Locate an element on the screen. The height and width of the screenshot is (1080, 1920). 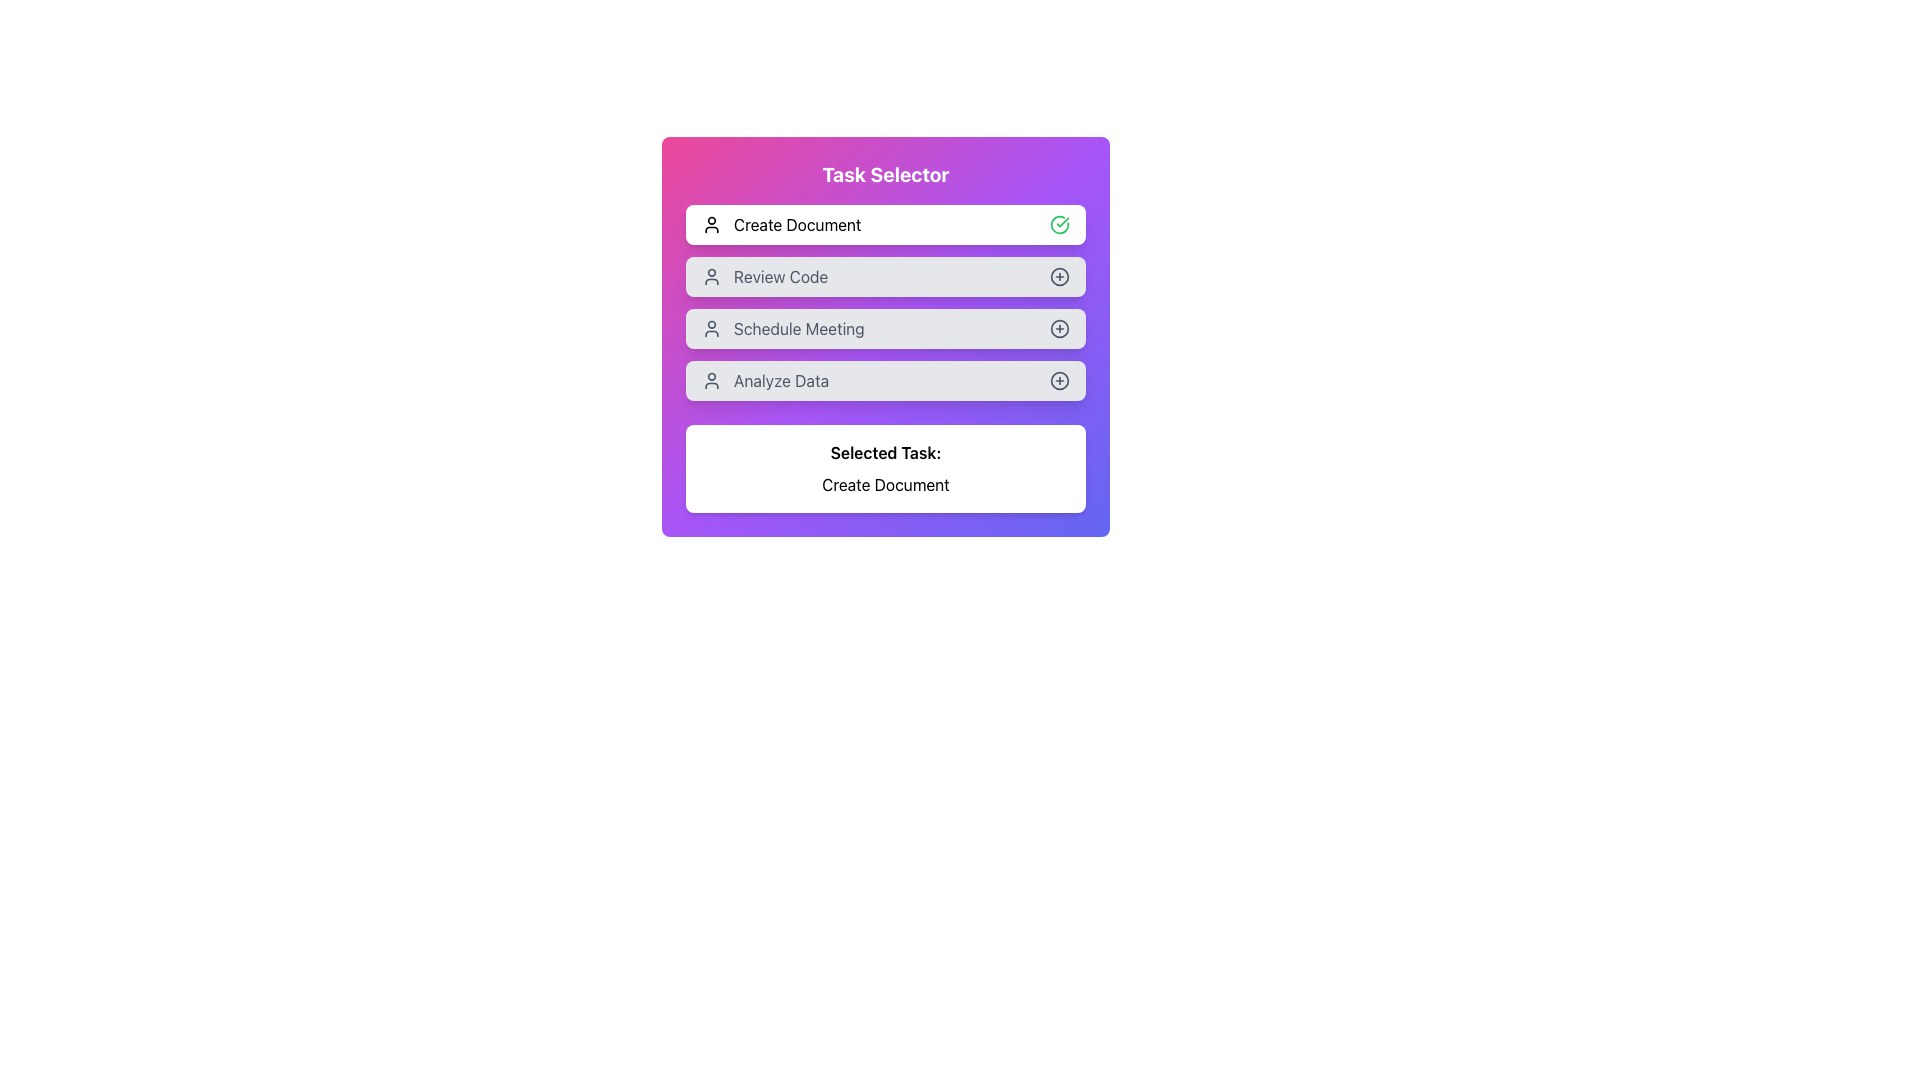
the user profile silhouette icon located to the left of the 'Schedule Meeting' text label in the task options list is located at coordinates (711, 327).